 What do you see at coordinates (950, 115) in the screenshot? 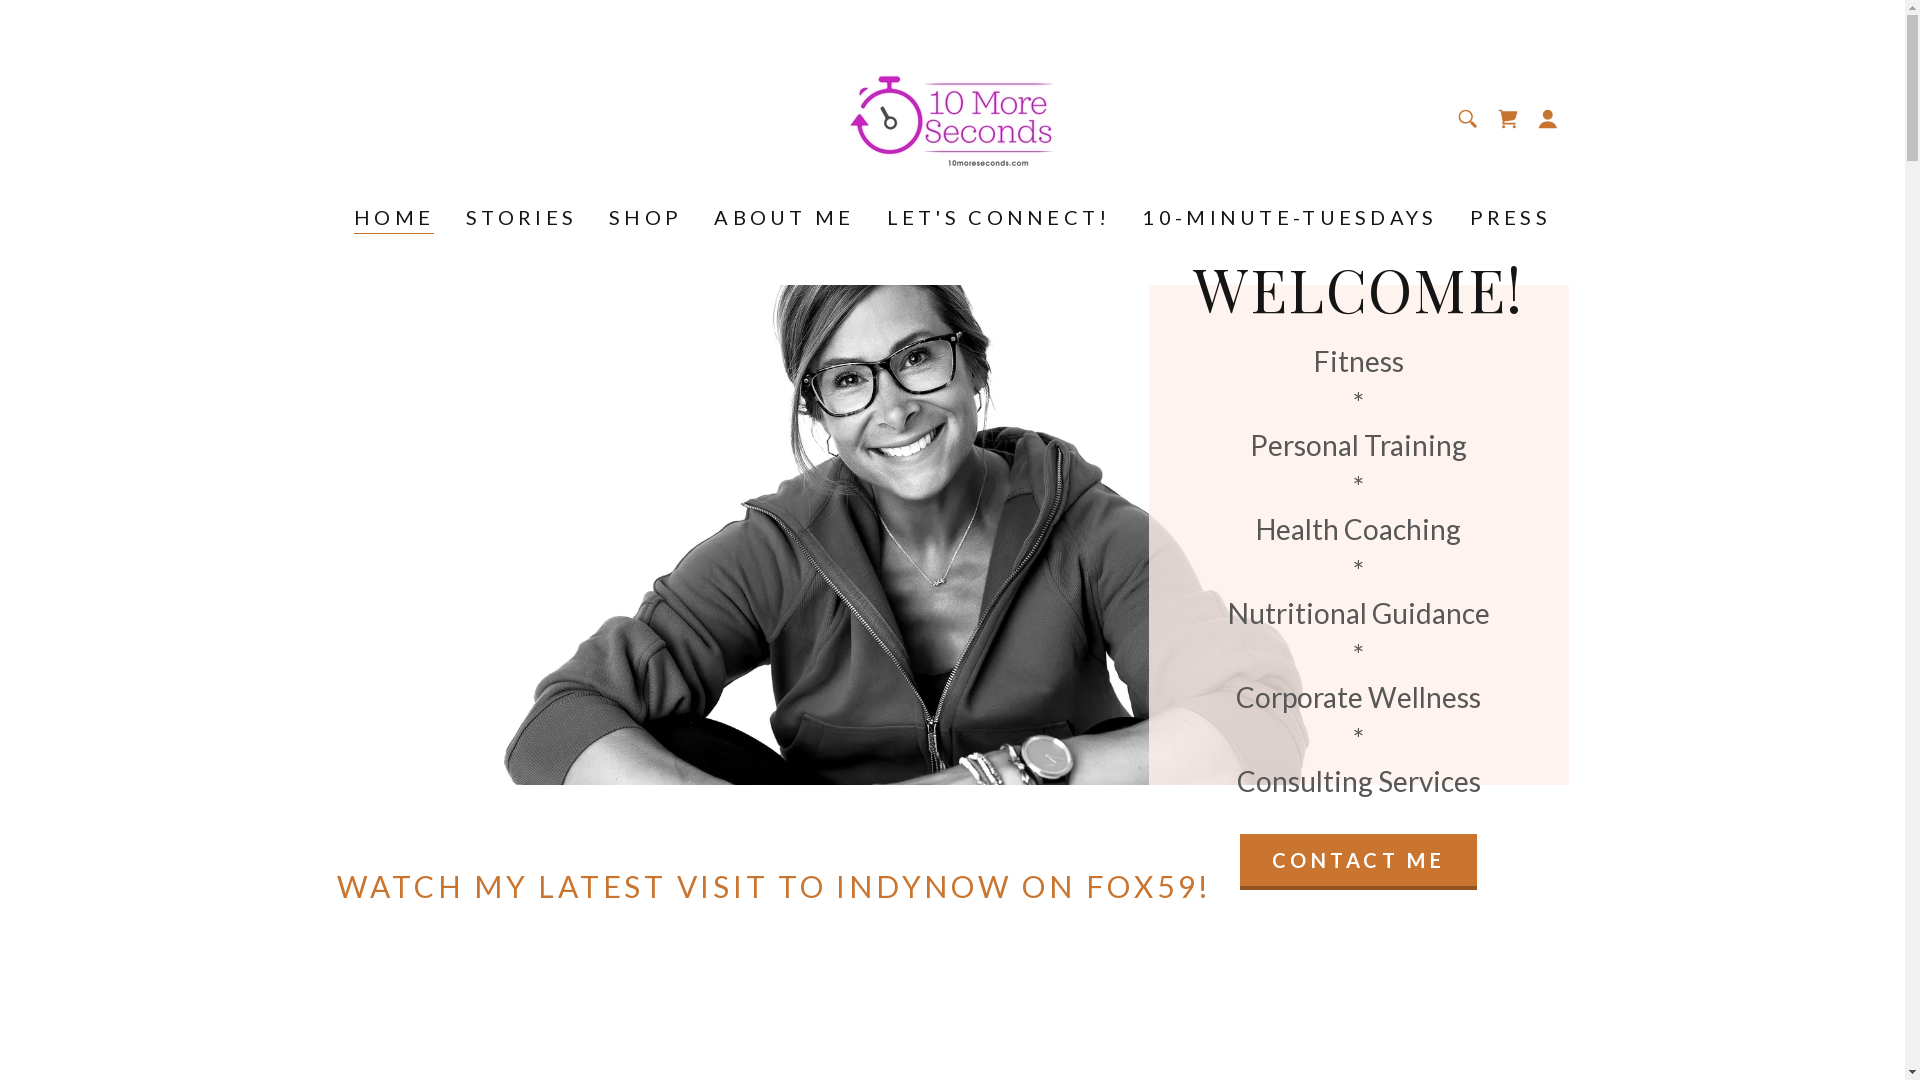
I see `'10MoreSeconds` at bounding box center [950, 115].